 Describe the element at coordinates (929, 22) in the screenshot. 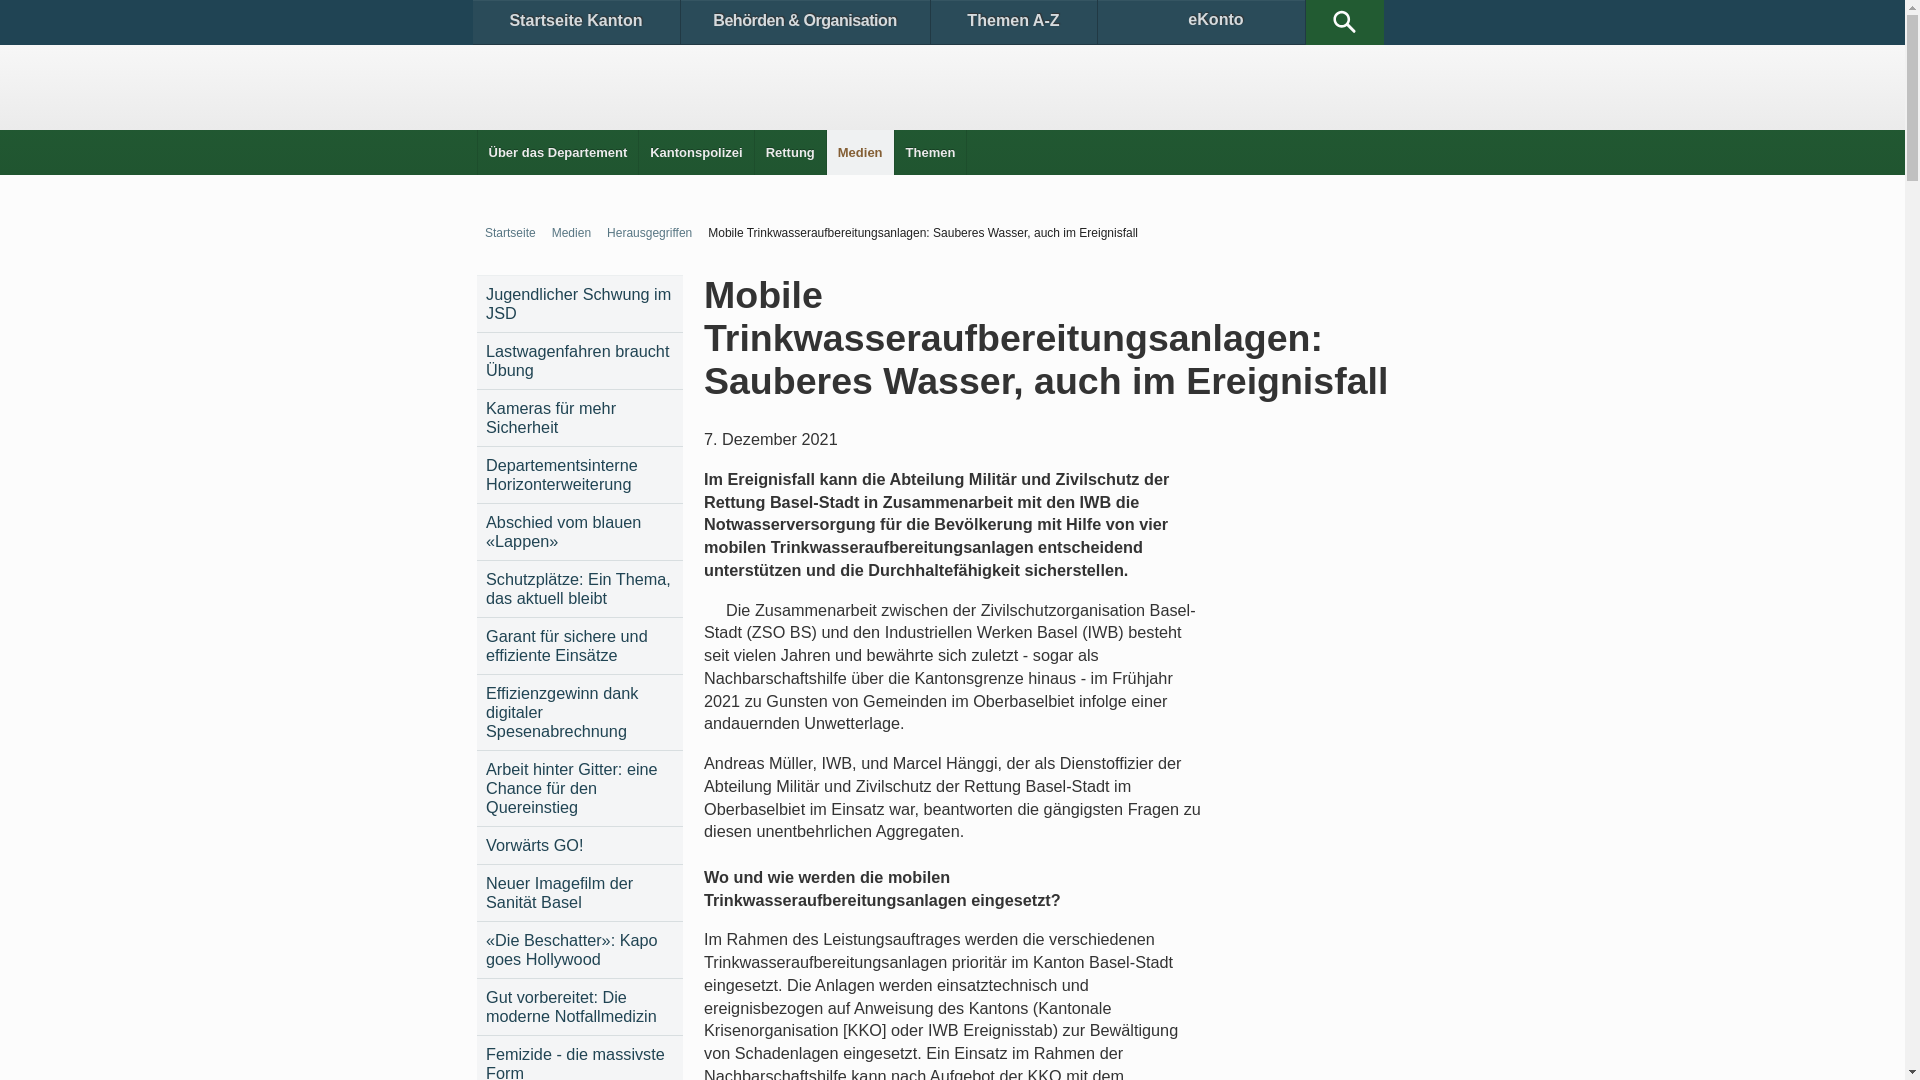

I see `'Themen A-Z'` at that location.